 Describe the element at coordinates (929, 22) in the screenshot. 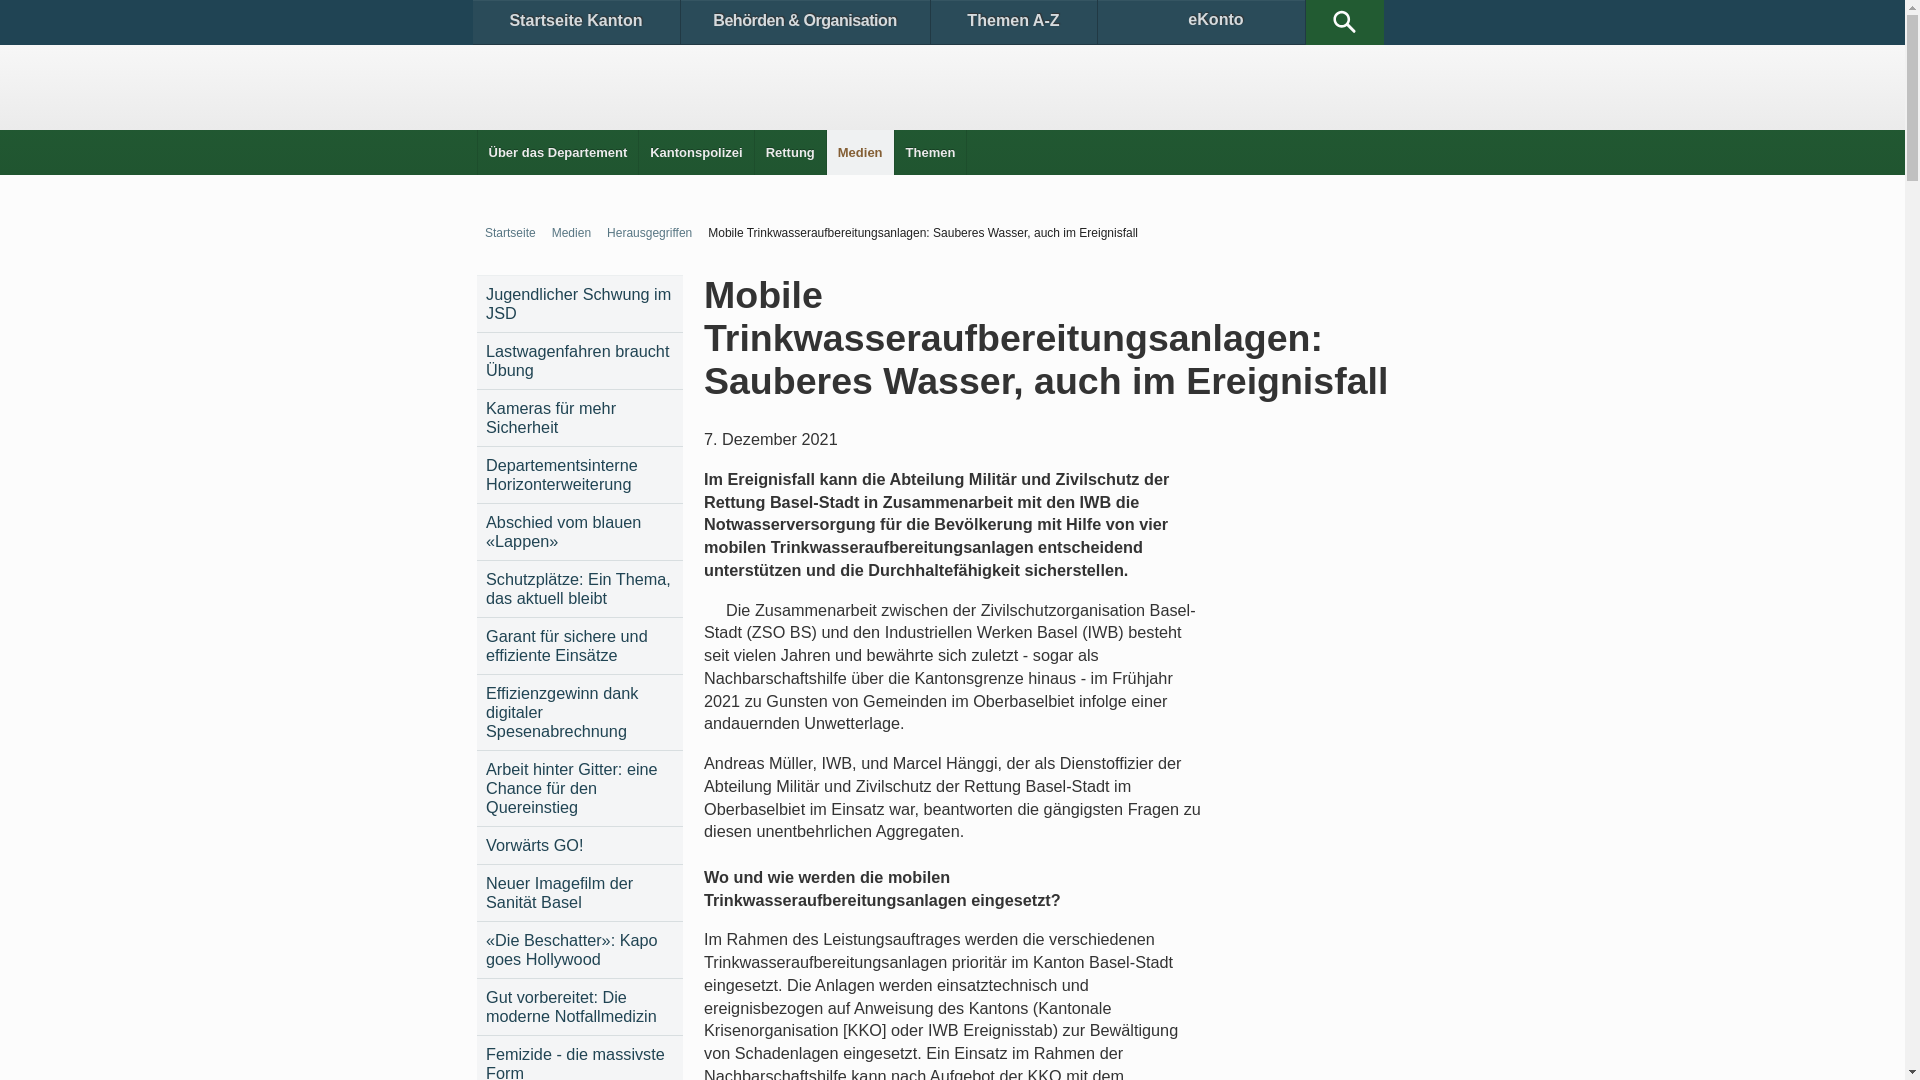

I see `'Themen A-Z'` at that location.